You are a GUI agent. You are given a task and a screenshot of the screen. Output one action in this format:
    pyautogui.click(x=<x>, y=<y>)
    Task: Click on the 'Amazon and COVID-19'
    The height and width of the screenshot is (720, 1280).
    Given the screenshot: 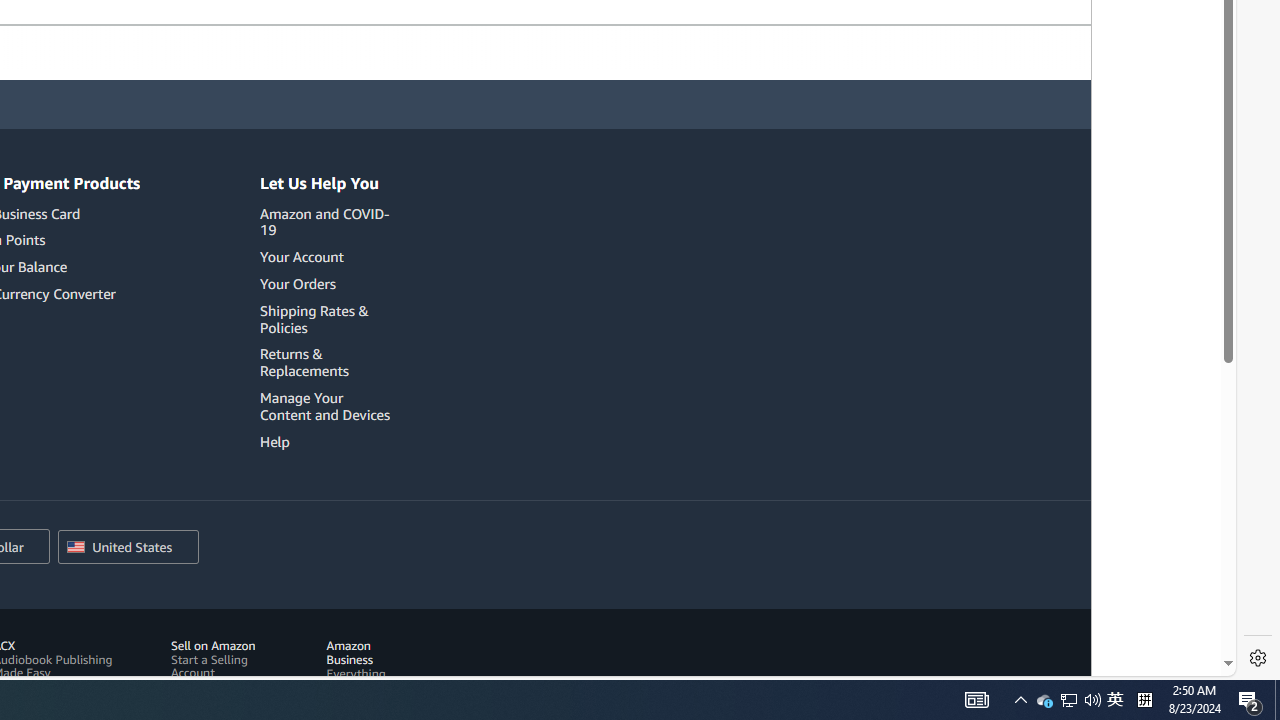 What is the action you would take?
    pyautogui.click(x=325, y=221)
    